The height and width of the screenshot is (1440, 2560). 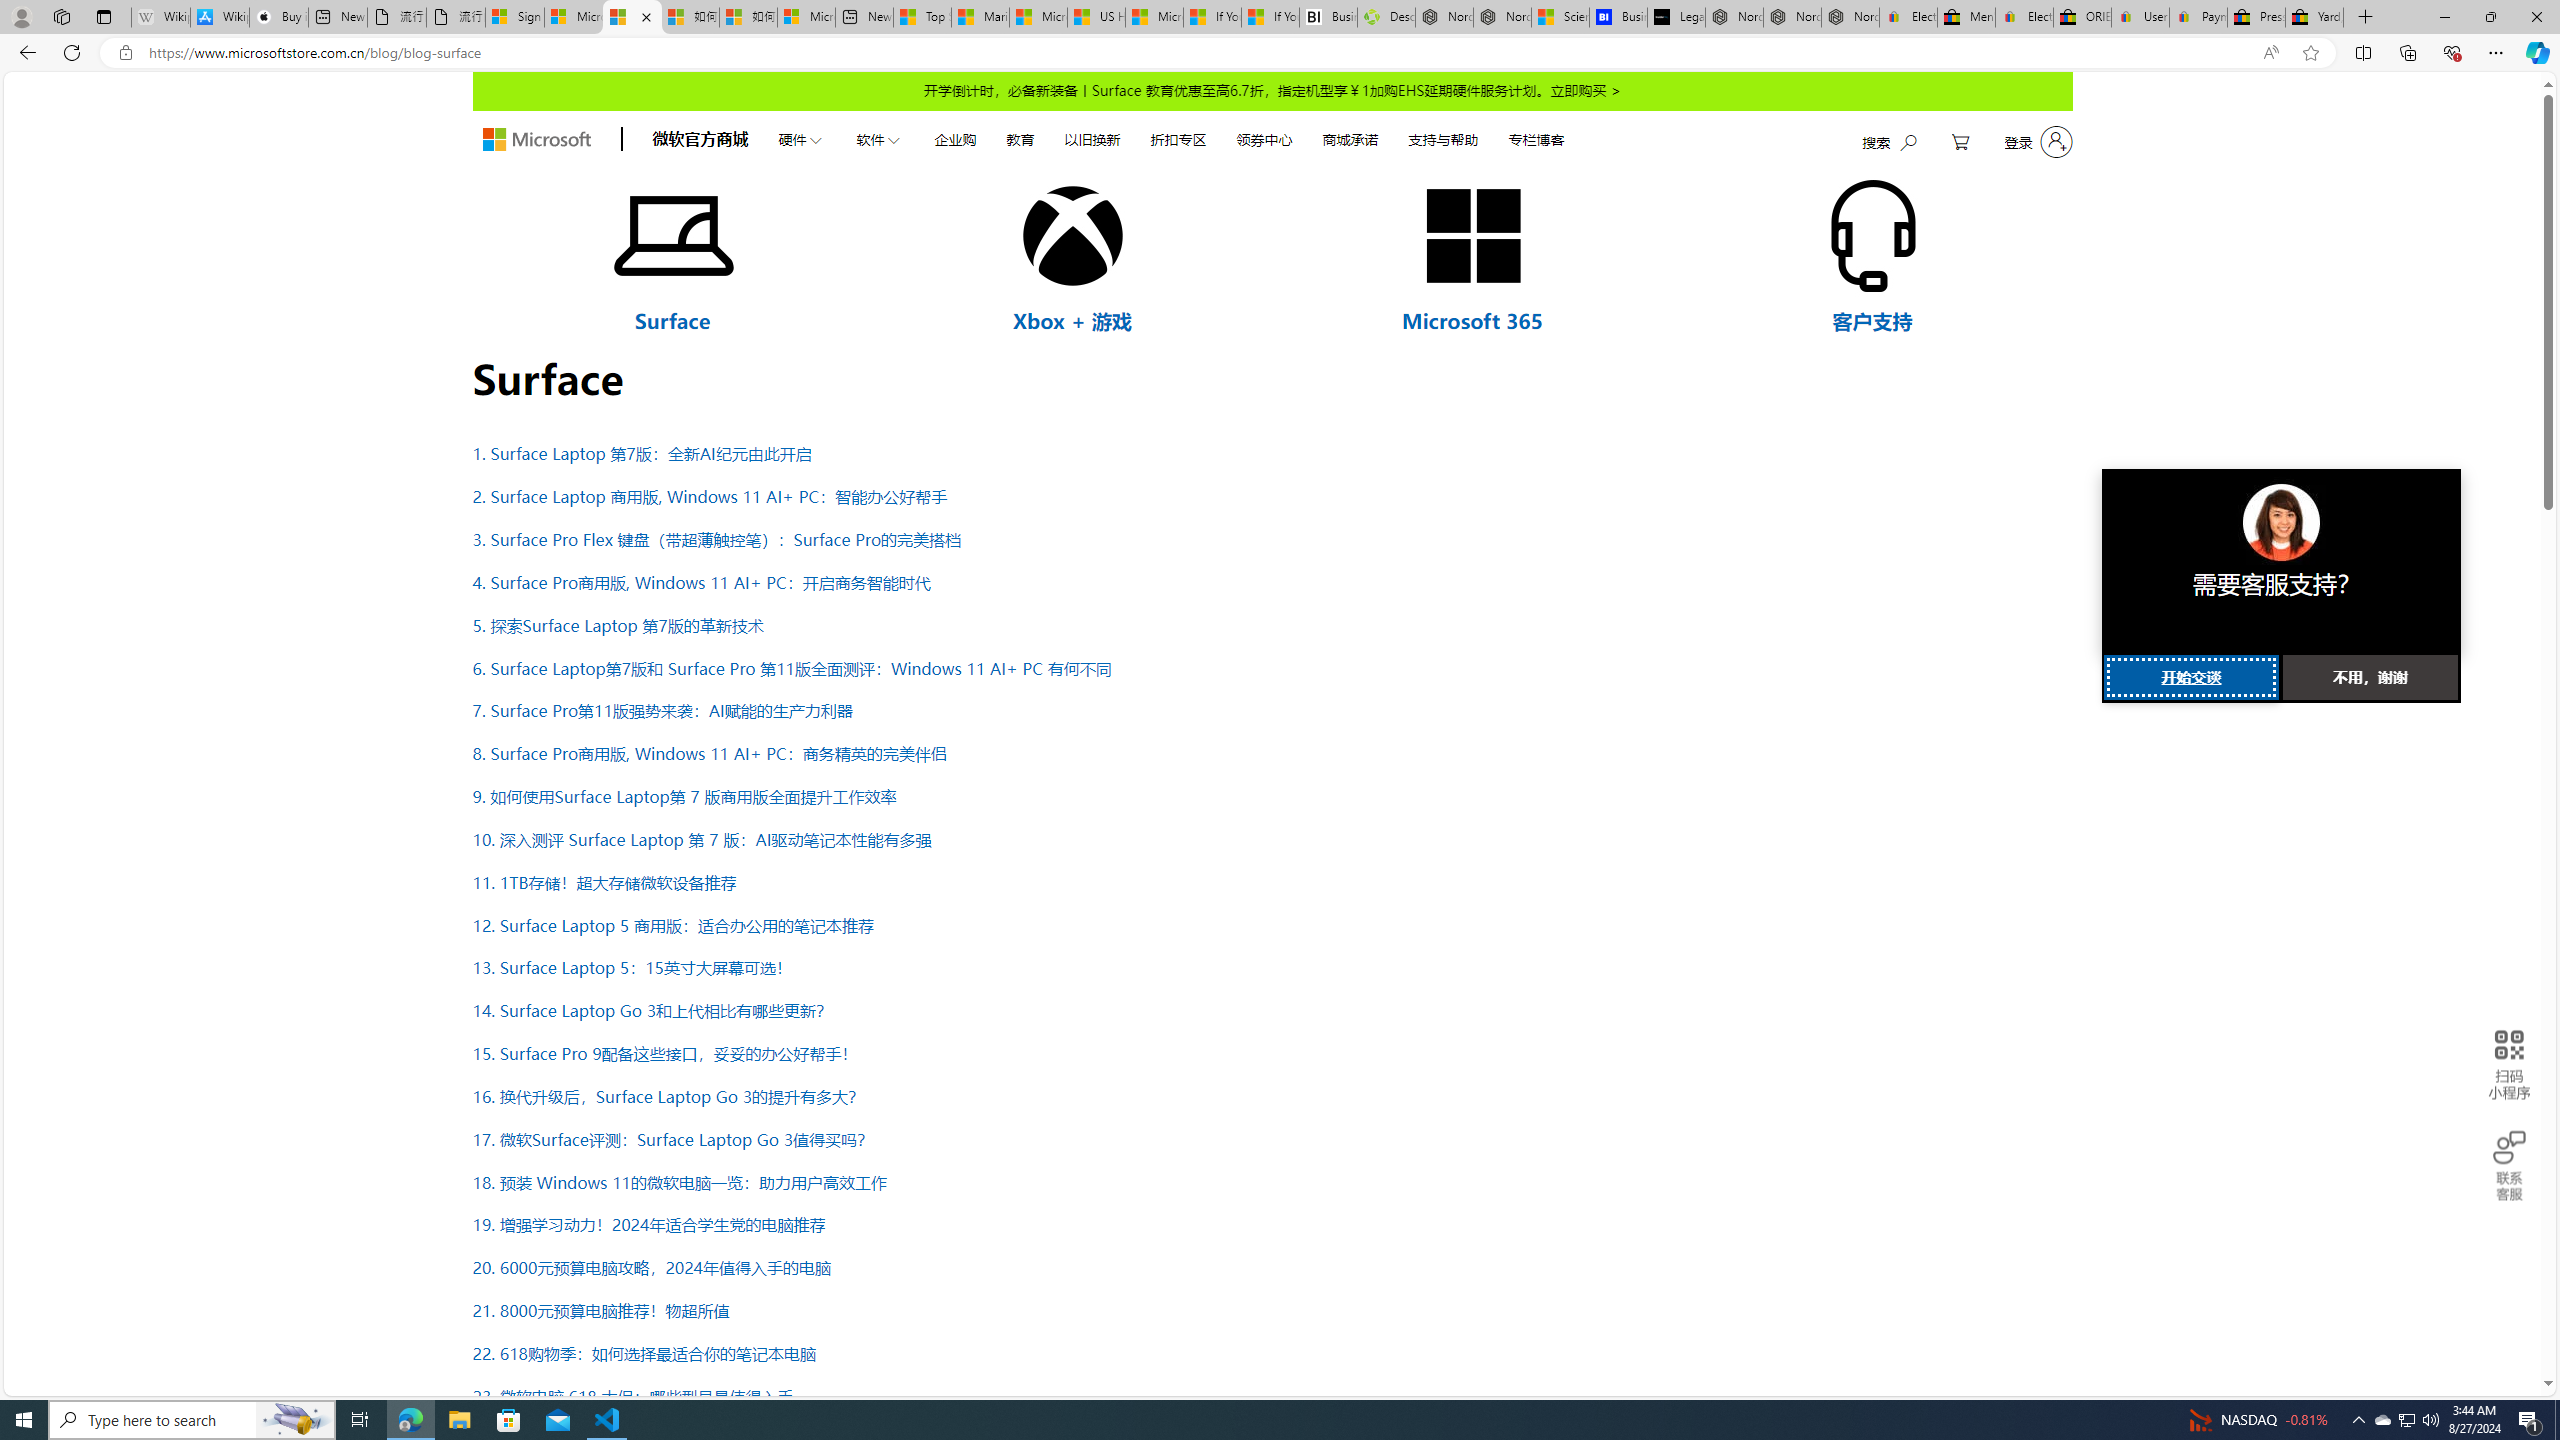 What do you see at coordinates (535, 139) in the screenshot?
I see `'store logo'` at bounding box center [535, 139].